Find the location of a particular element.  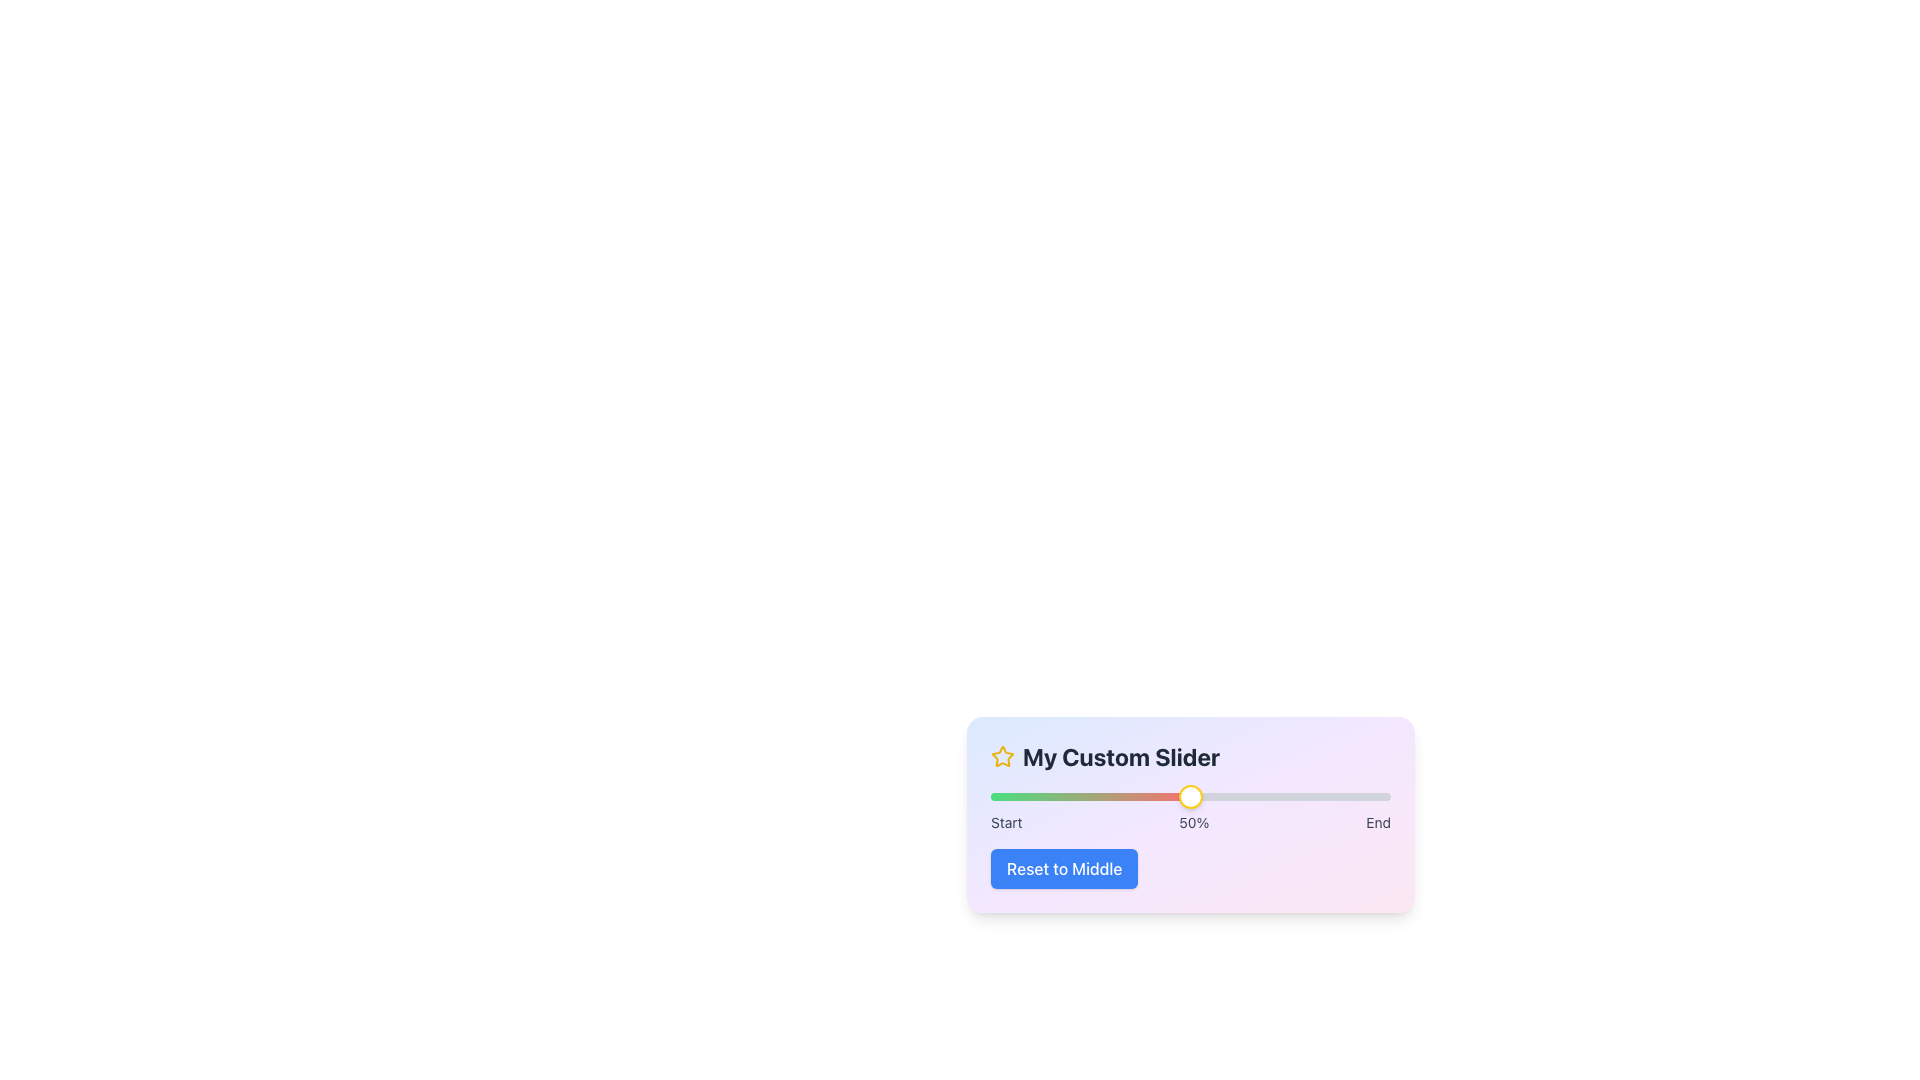

the informational text labels that display 'Start', '50%', and 'End' within the 'My Custom Slider' card, located below the slider and above the 'Reset to Middle' button is located at coordinates (1190, 822).